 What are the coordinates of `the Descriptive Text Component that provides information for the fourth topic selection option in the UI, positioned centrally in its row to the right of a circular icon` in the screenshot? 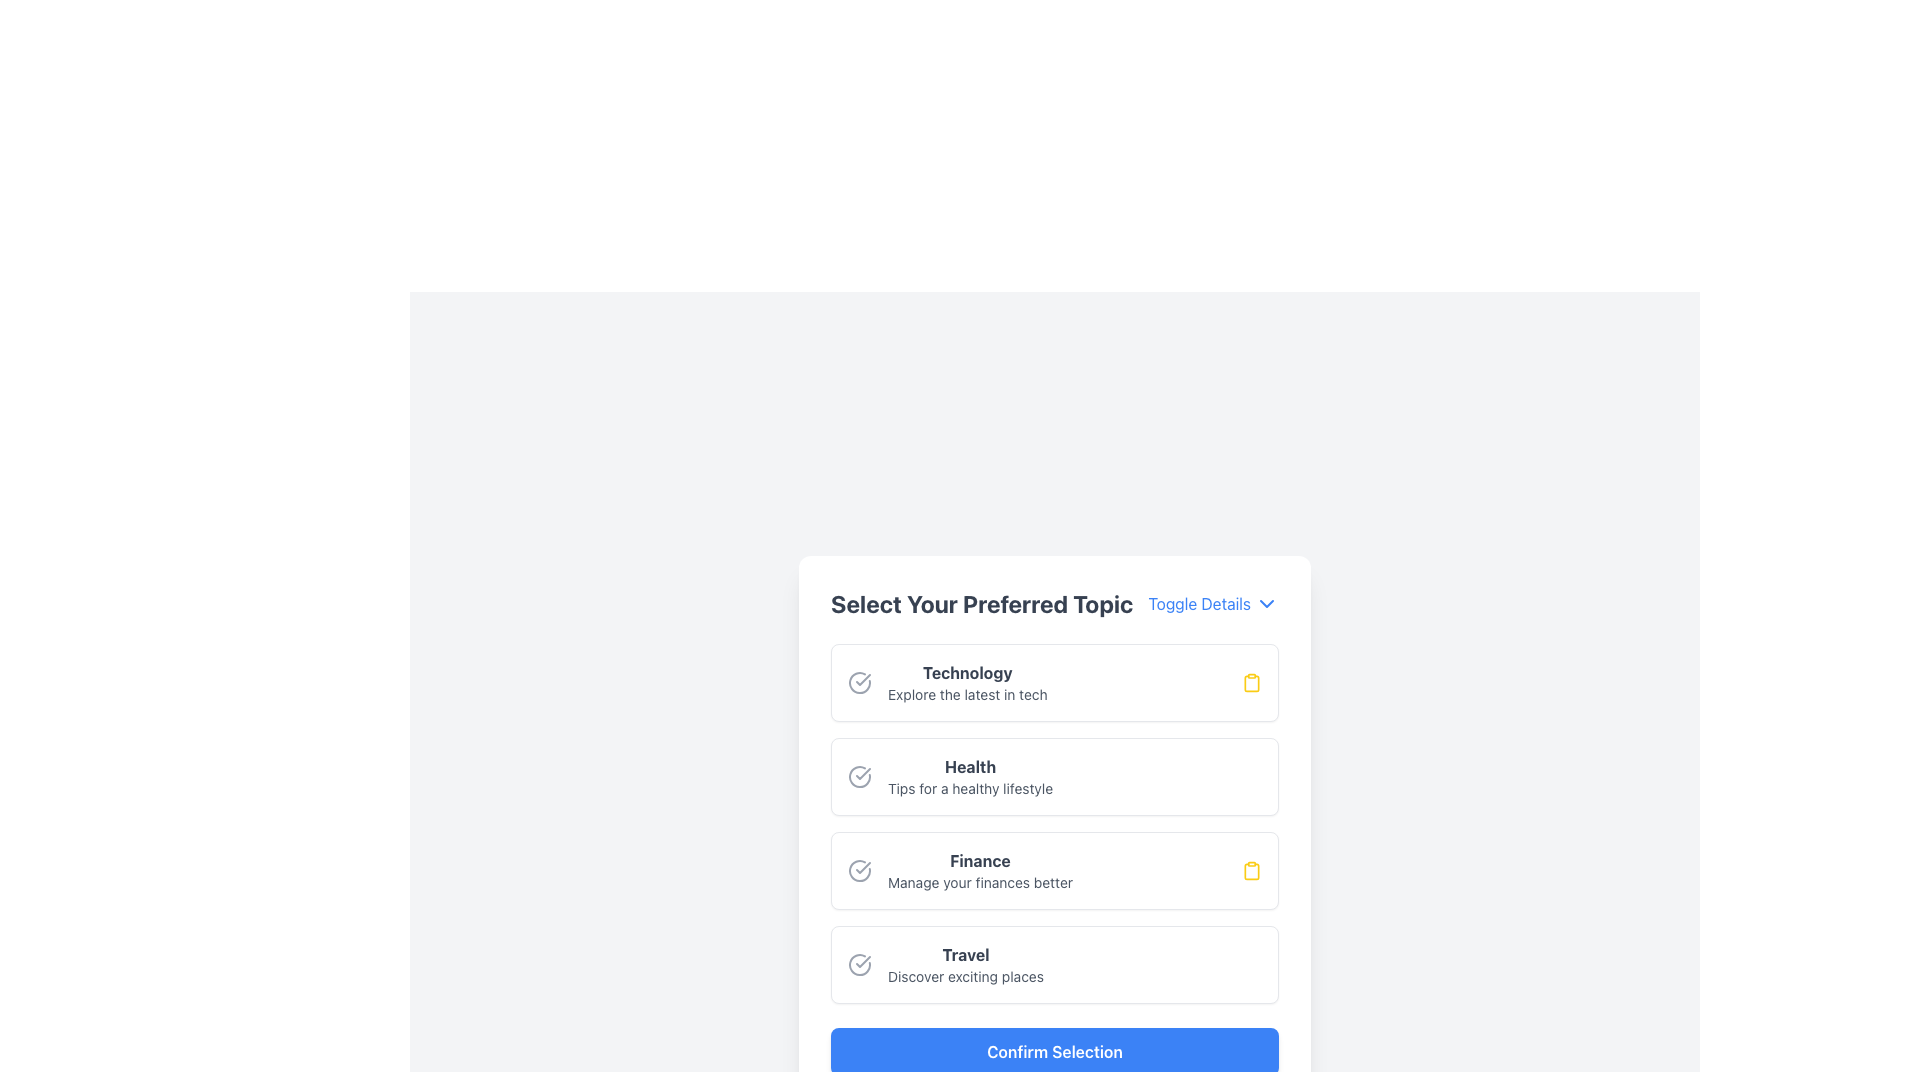 It's located at (965, 963).